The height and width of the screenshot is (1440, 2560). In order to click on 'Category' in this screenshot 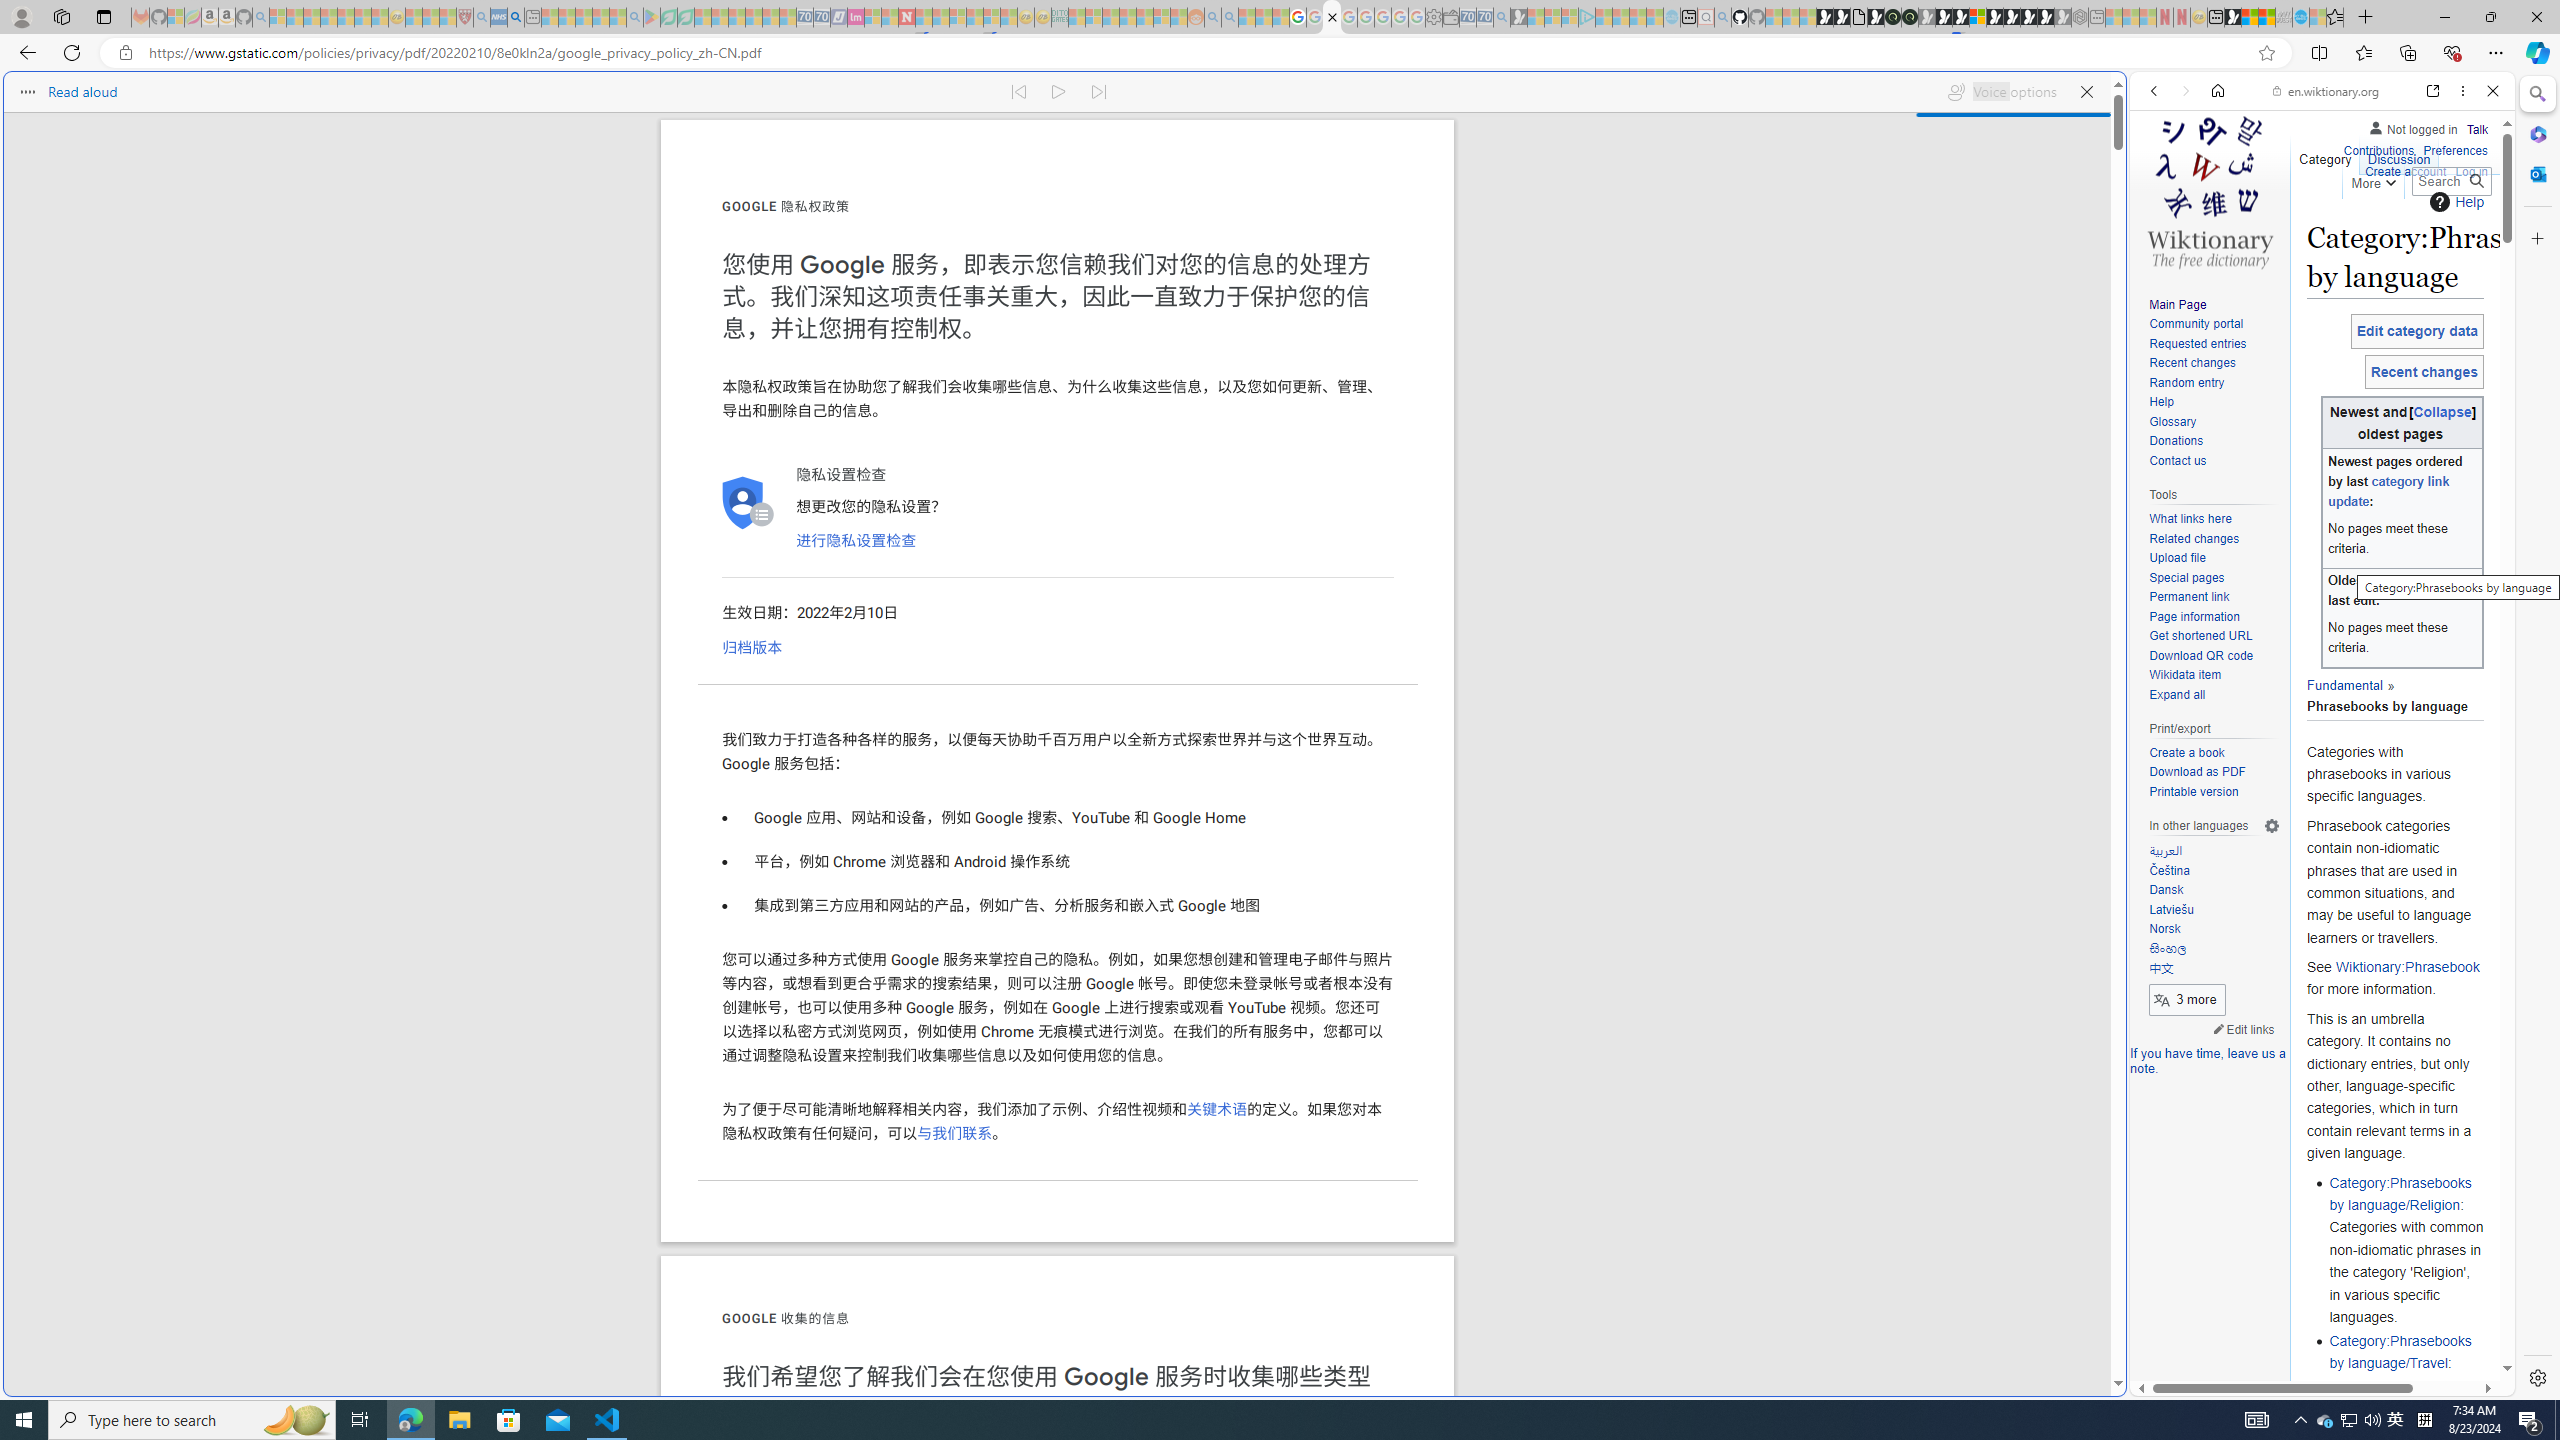, I will do `click(2324, 154)`.